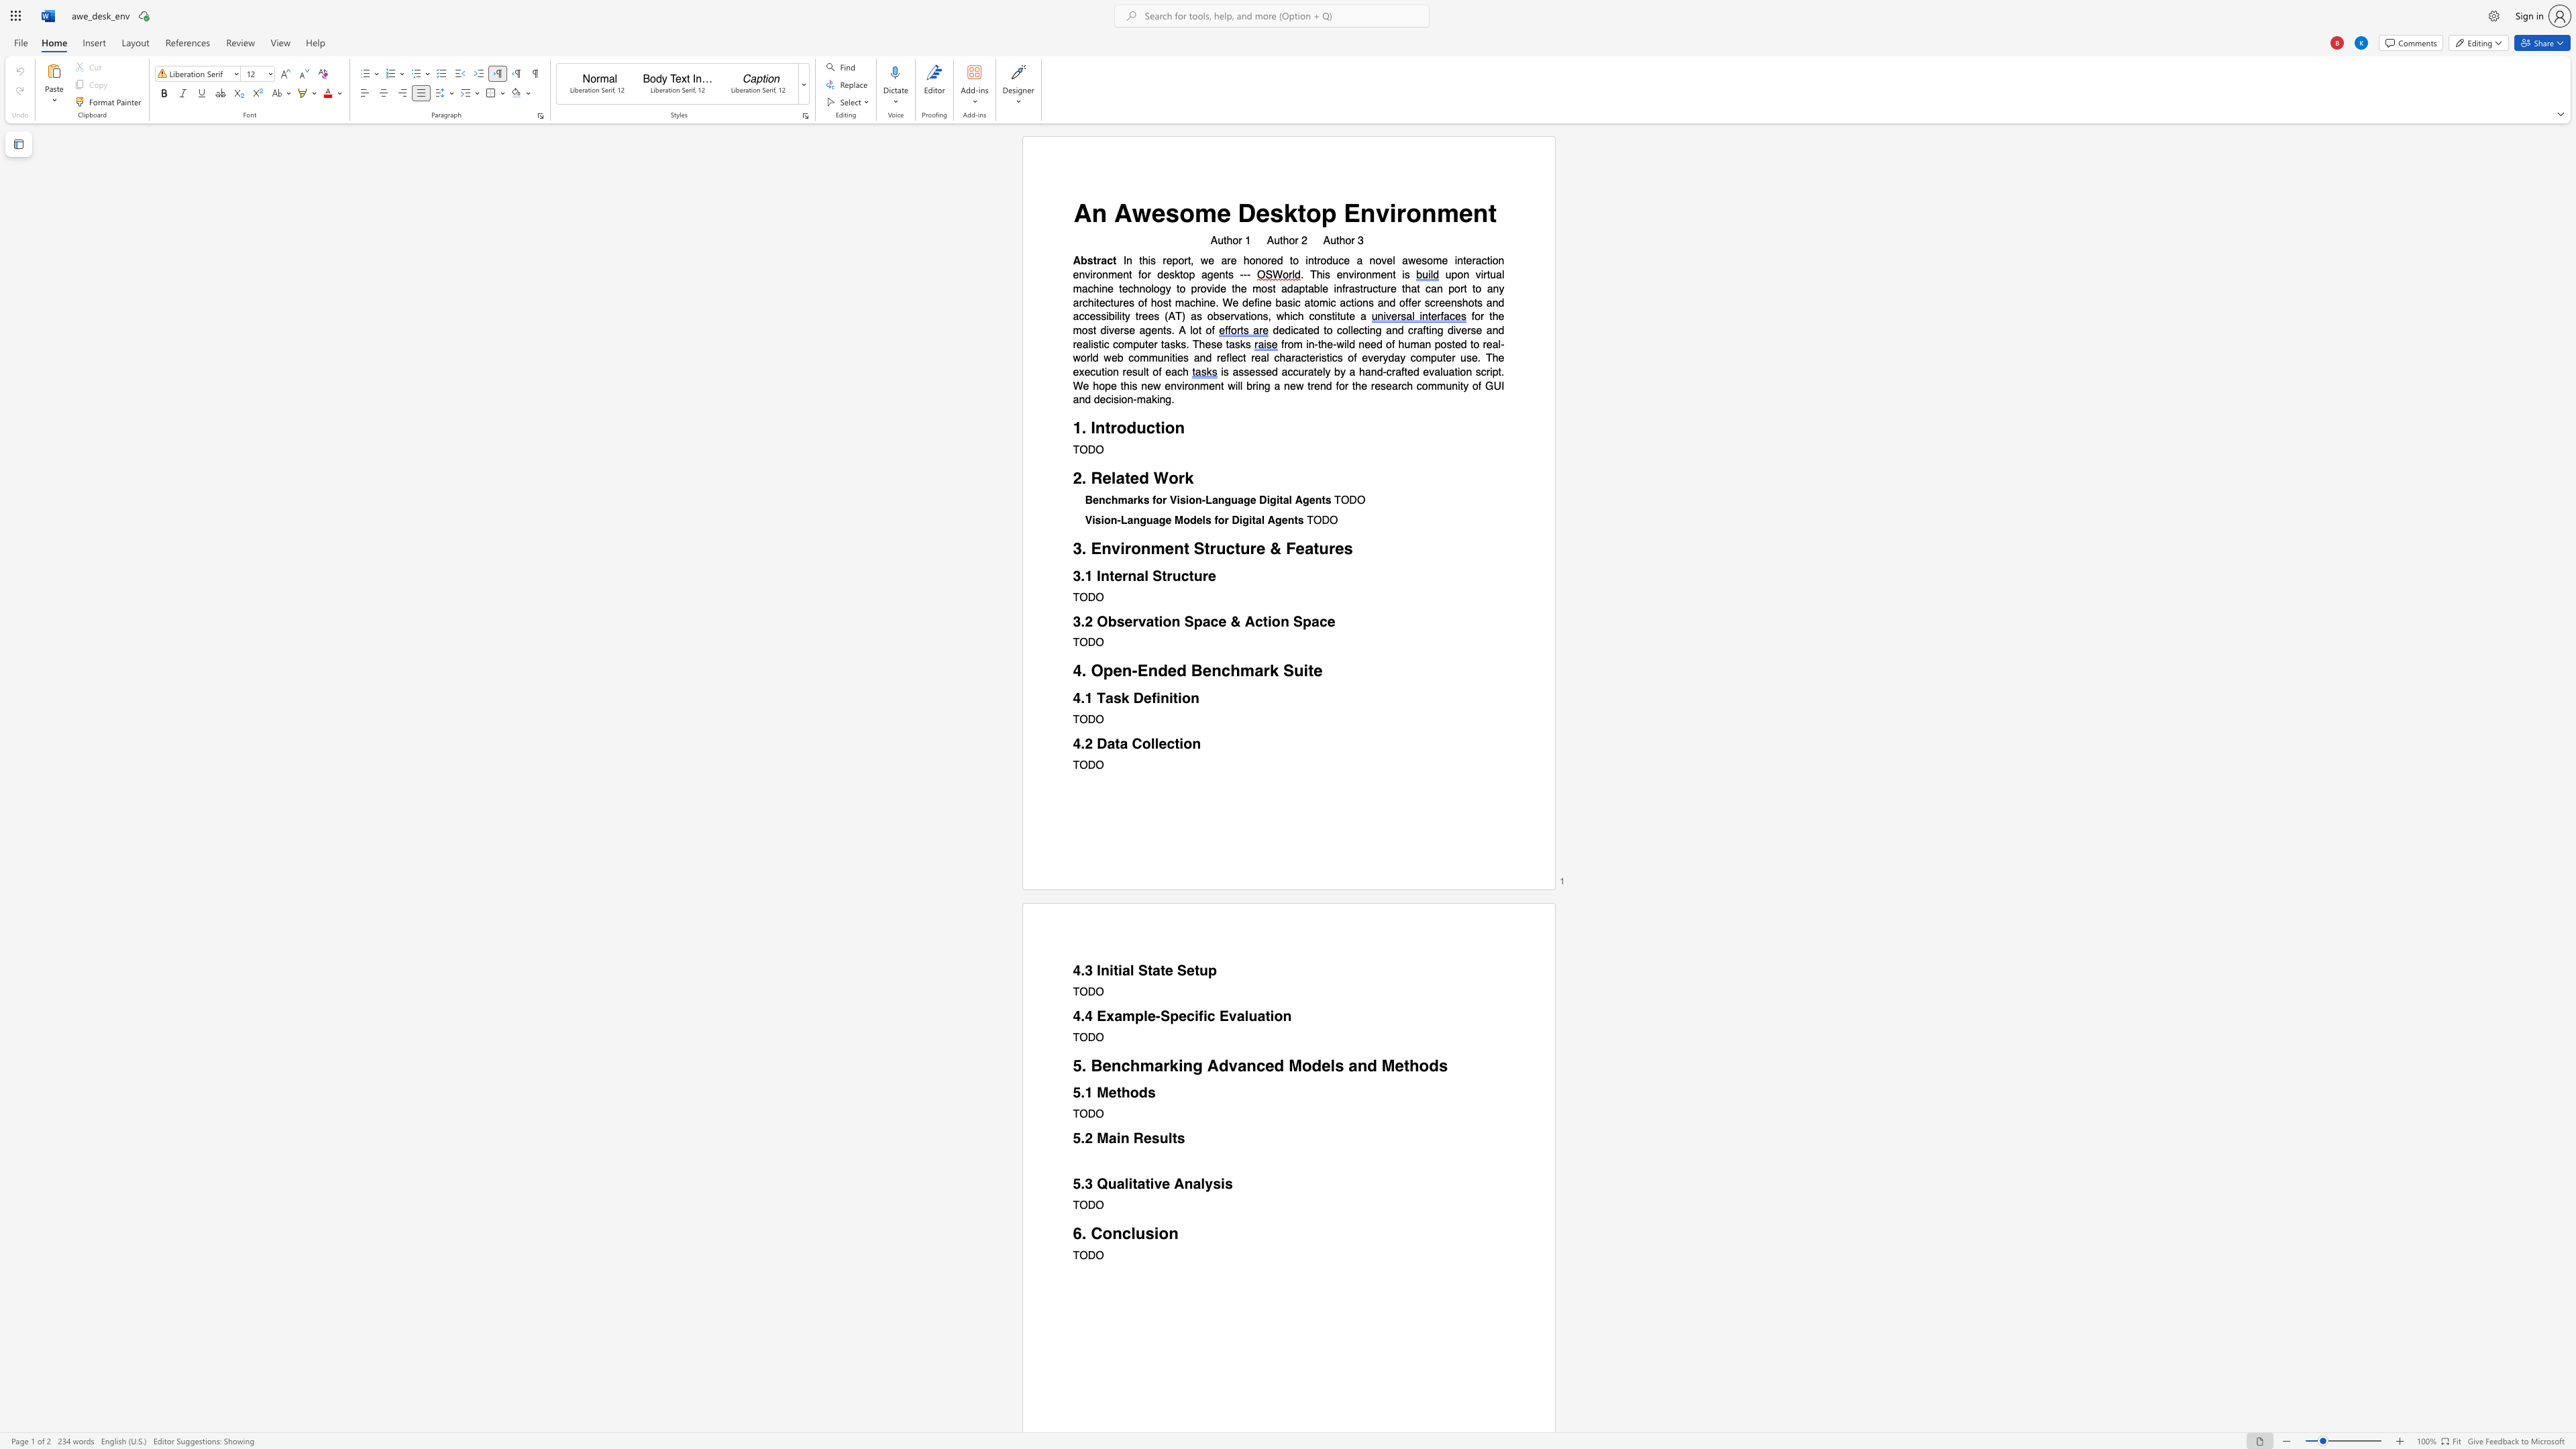  What do you see at coordinates (1179, 427) in the screenshot?
I see `the 2th character "n" in the text` at bounding box center [1179, 427].